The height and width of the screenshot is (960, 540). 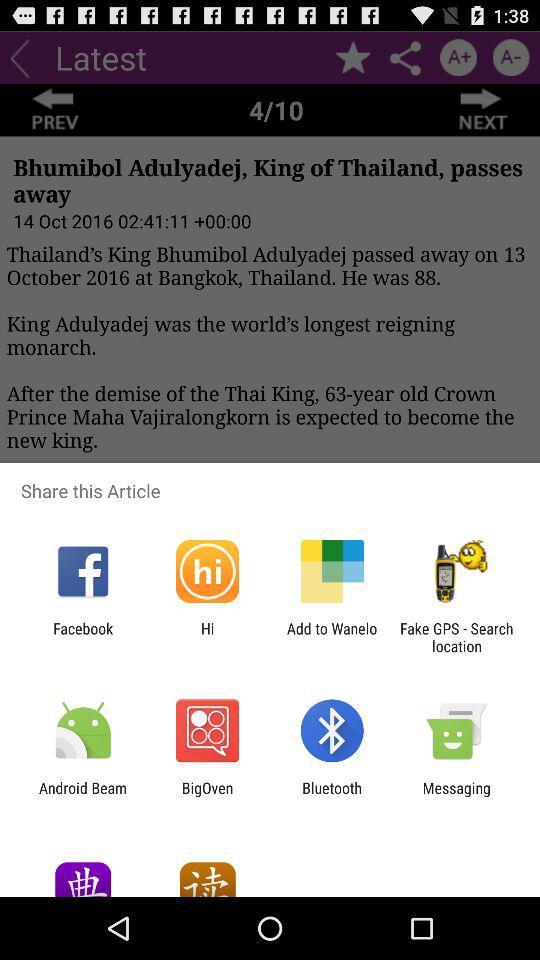 What do you see at coordinates (332, 796) in the screenshot?
I see `bluetooth app` at bounding box center [332, 796].